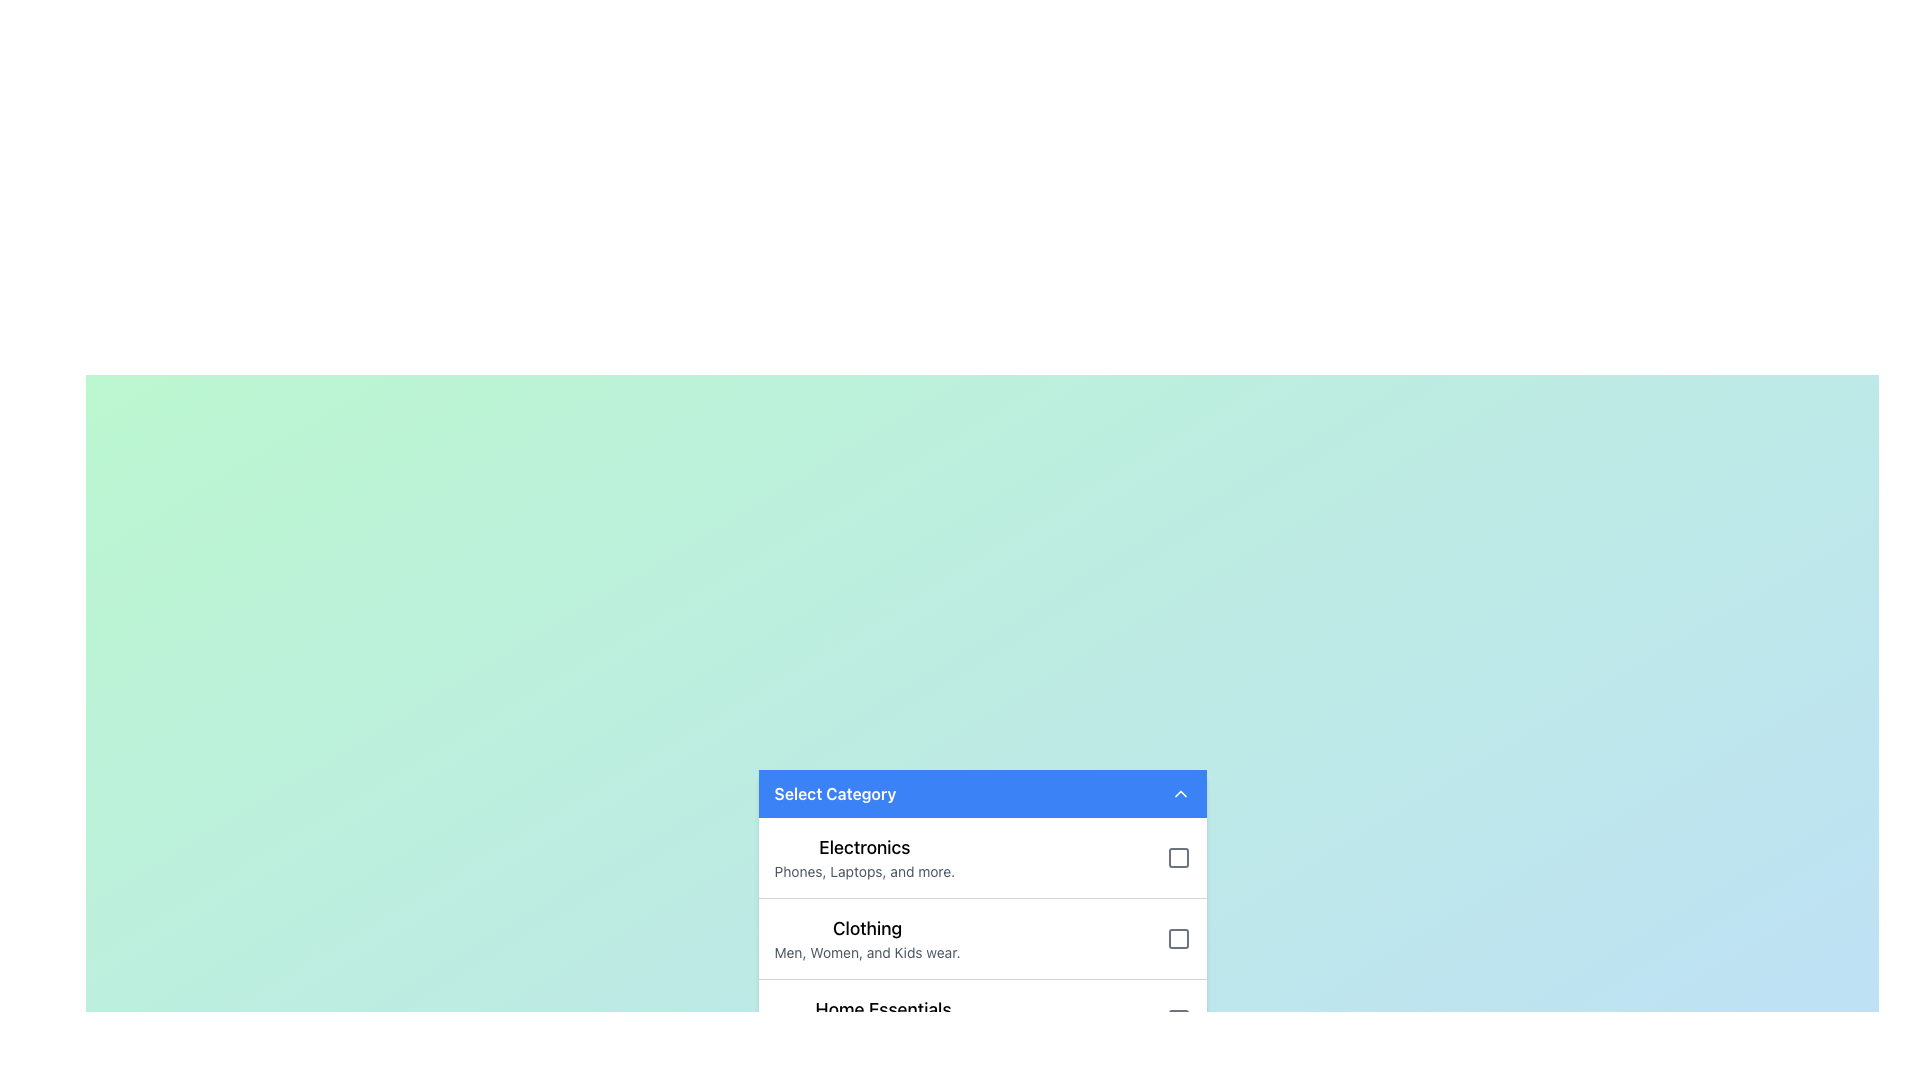 This screenshot has width=1920, height=1080. What do you see at coordinates (1178, 1019) in the screenshot?
I see `the small square-shaped SVG icon located in the bottom-right corner of the 'Home Essentials' list item` at bounding box center [1178, 1019].